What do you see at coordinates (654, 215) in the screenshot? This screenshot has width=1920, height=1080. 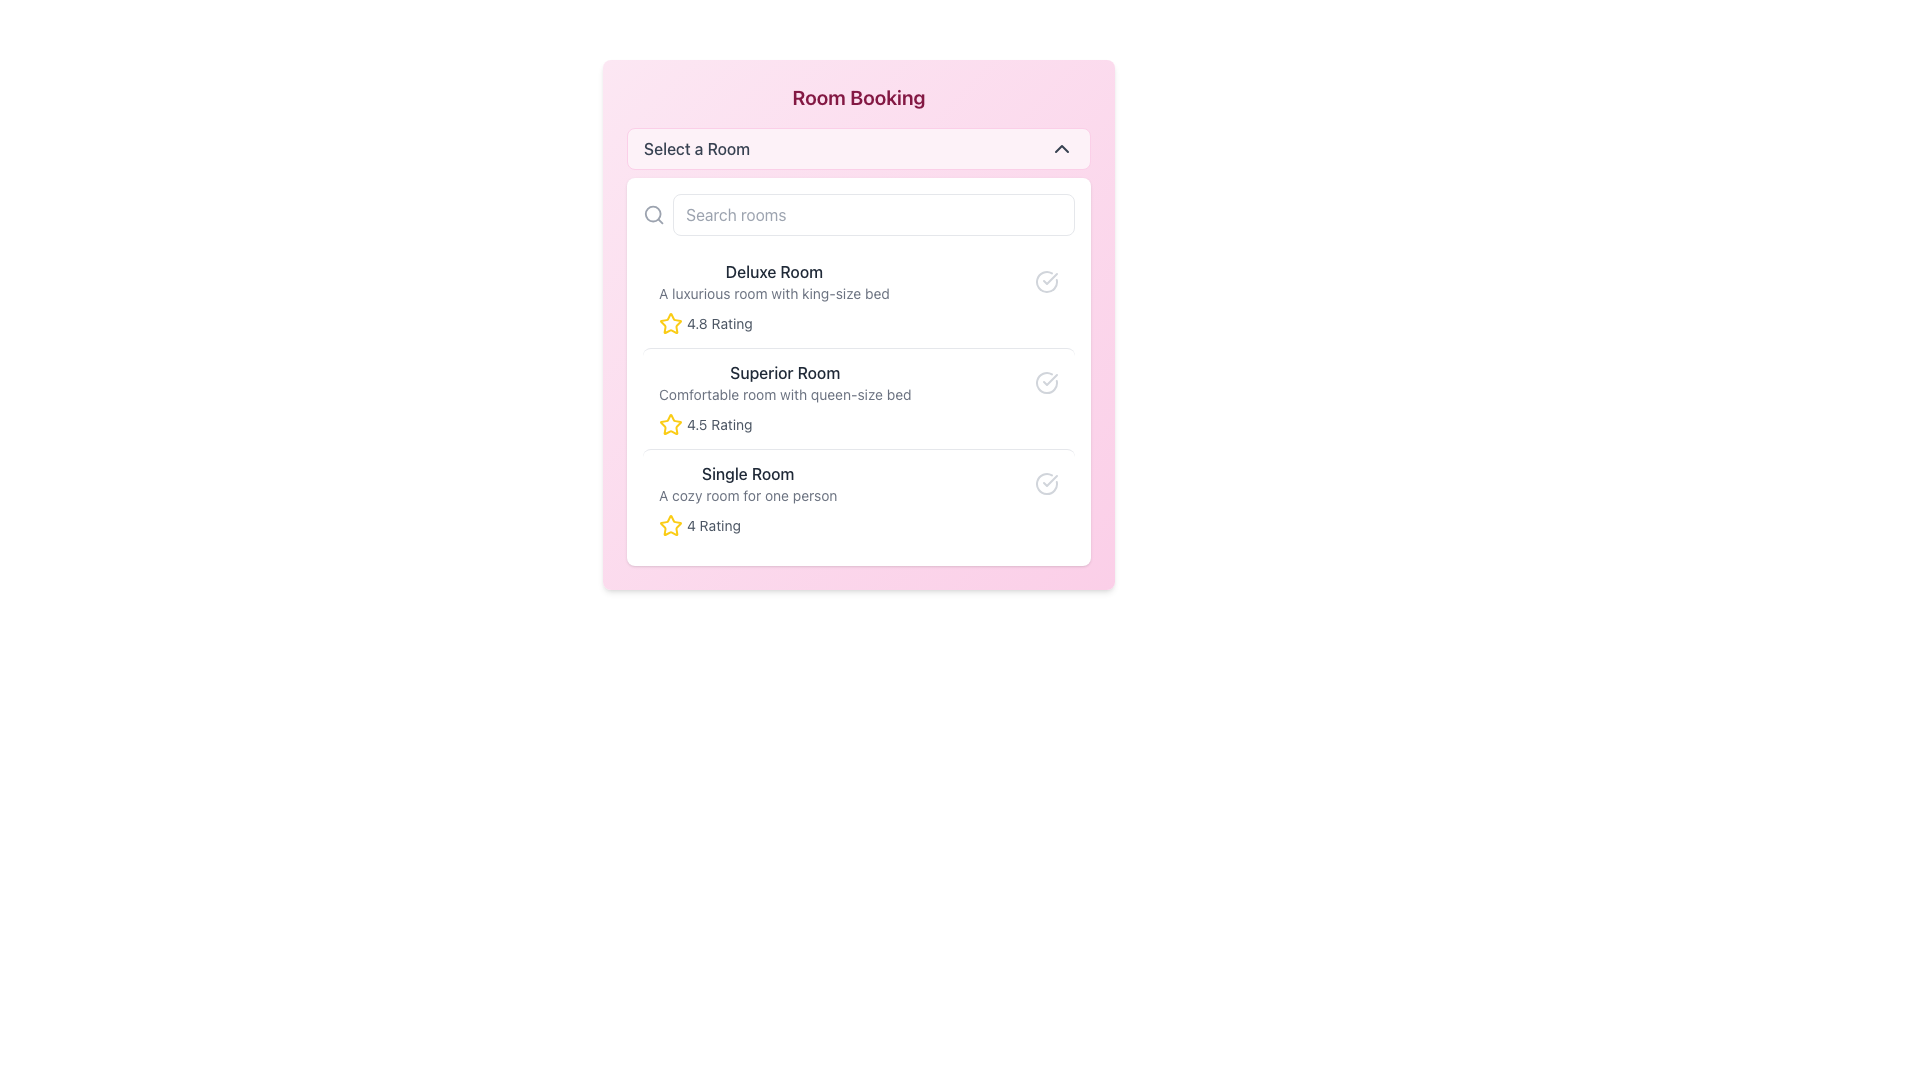 I see `the gray magnifying glass icon located inside the search input area, positioned to the left of the 'Search rooms' input box` at bounding box center [654, 215].